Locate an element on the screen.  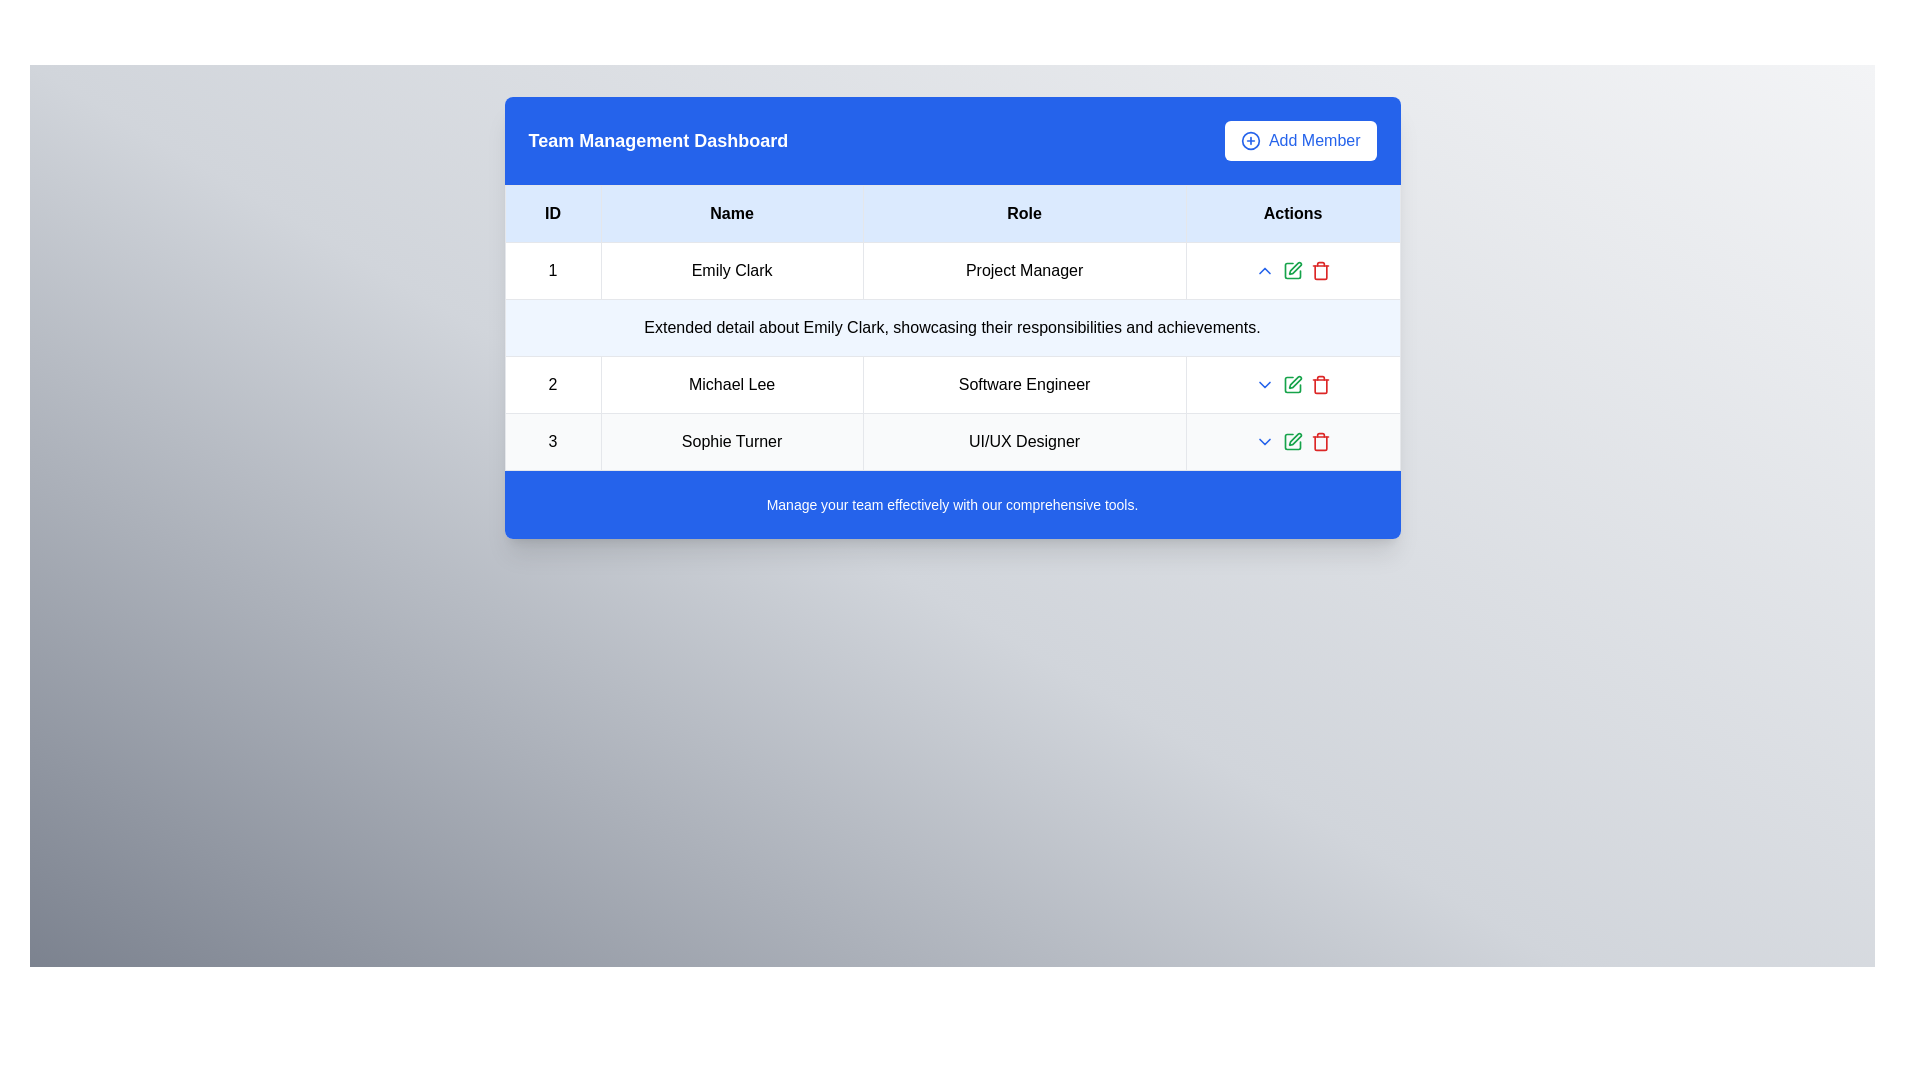
the second row of the table displaying the number '2', the name 'Michael Lee', and the role 'Software Engineer' is located at coordinates (951, 385).